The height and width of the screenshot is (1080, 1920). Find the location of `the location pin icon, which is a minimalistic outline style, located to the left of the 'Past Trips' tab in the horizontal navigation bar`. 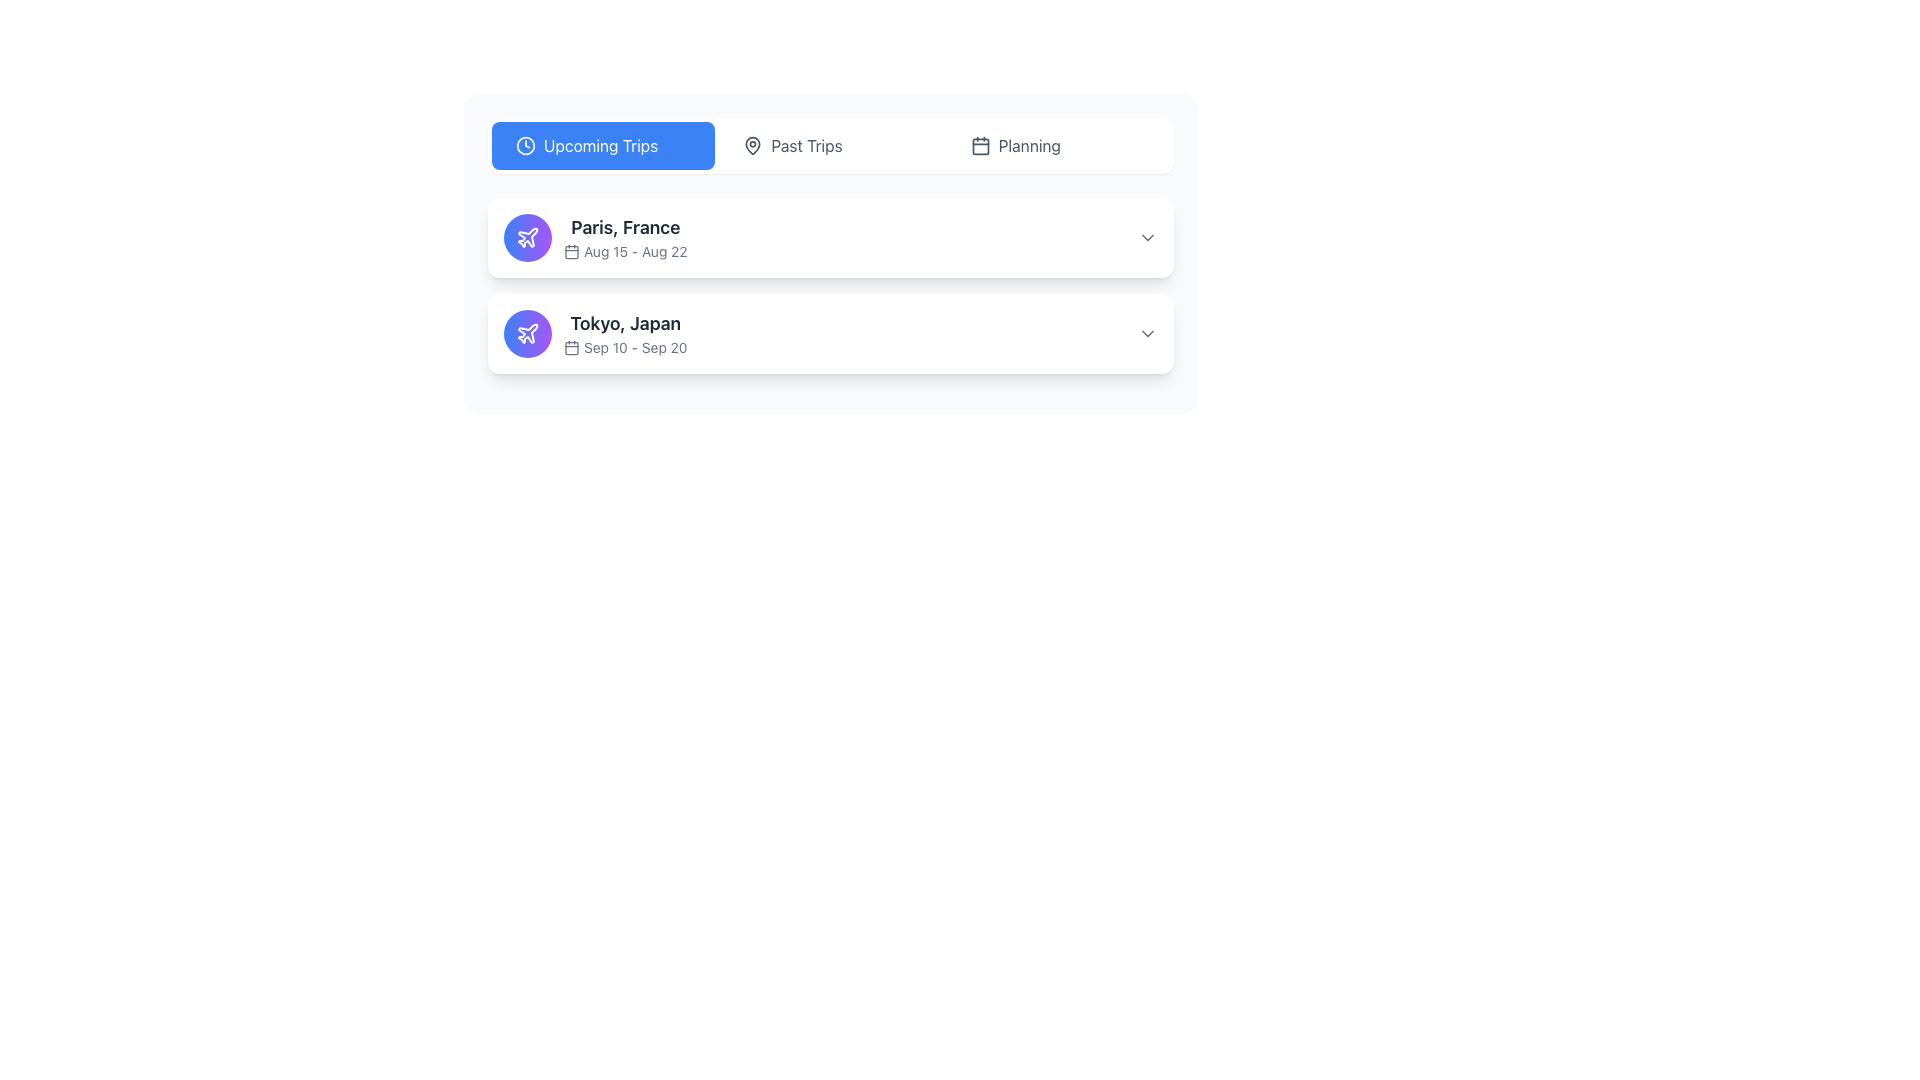

the location pin icon, which is a minimalistic outline style, located to the left of the 'Past Trips' tab in the horizontal navigation bar is located at coordinates (752, 145).